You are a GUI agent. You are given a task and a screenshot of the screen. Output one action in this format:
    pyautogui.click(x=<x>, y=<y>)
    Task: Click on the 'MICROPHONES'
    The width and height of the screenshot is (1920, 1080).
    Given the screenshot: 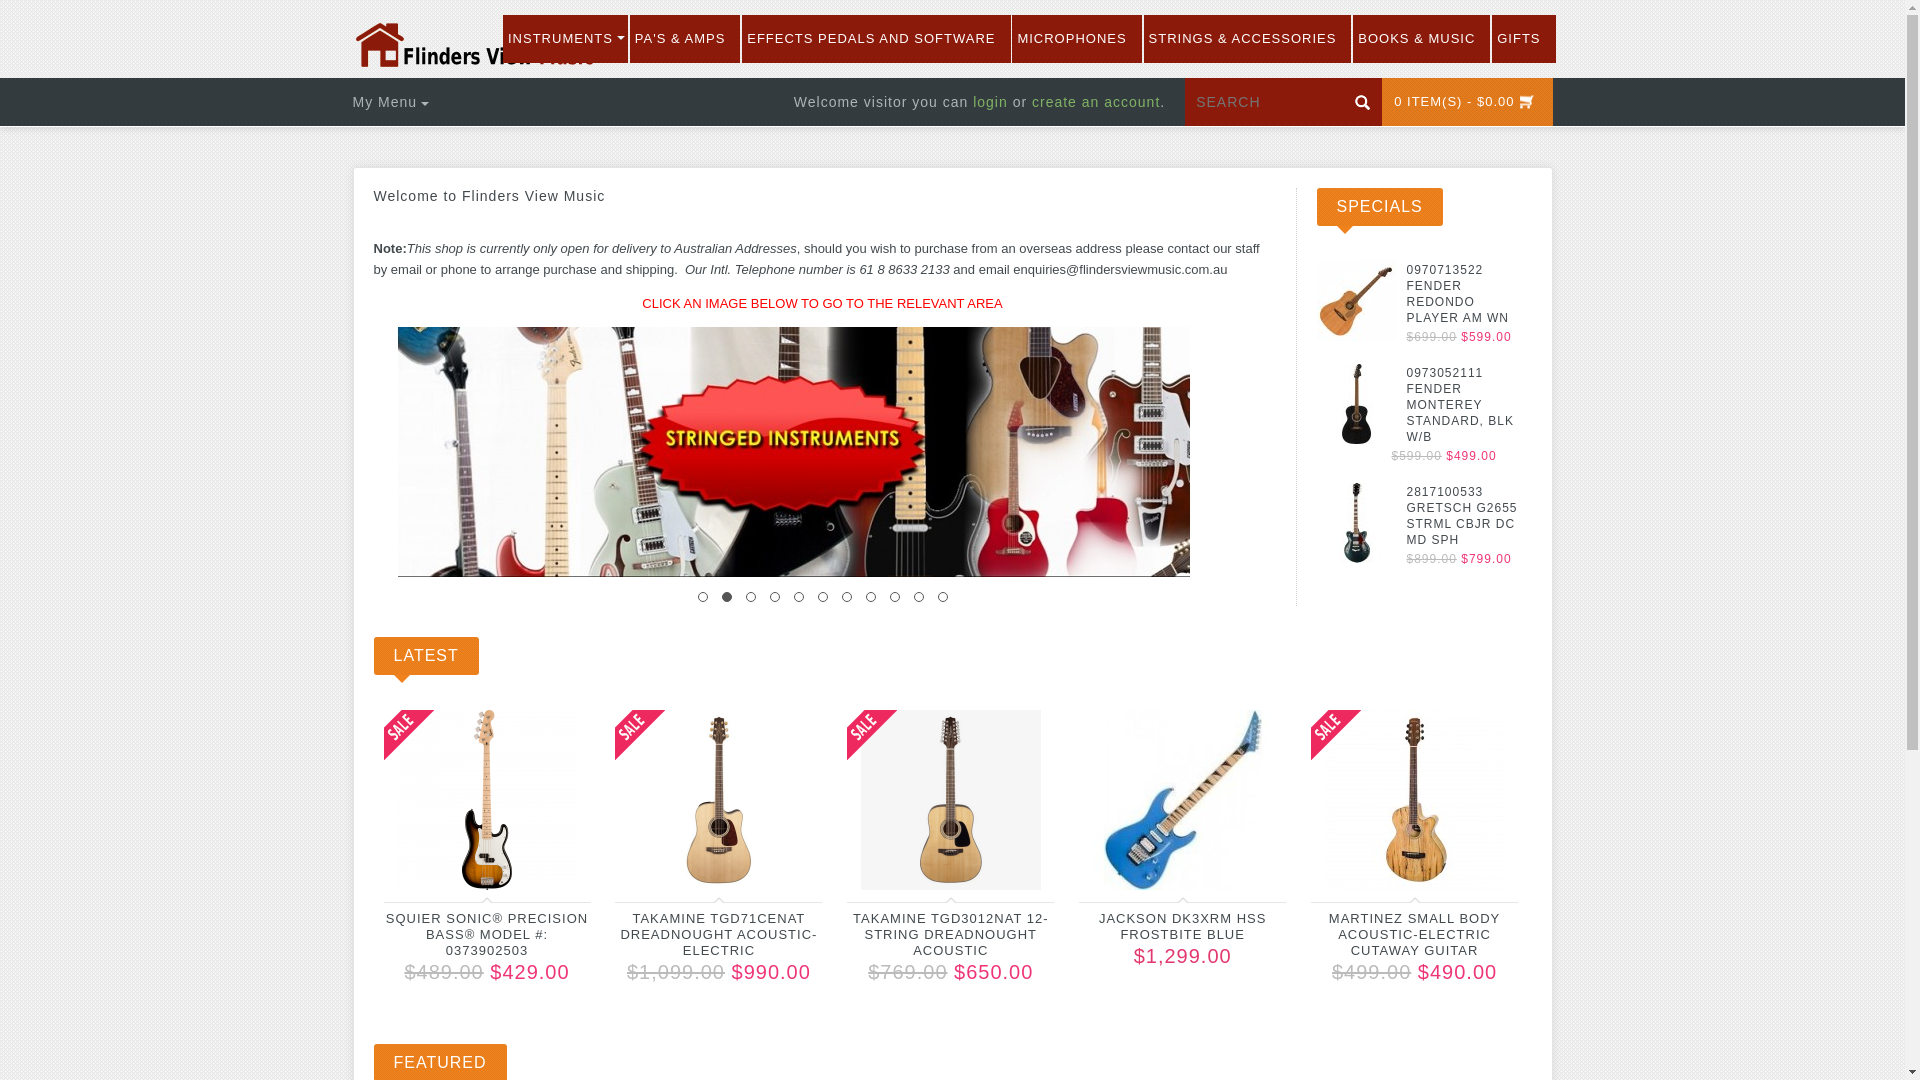 What is the action you would take?
    pyautogui.click(x=1075, y=38)
    